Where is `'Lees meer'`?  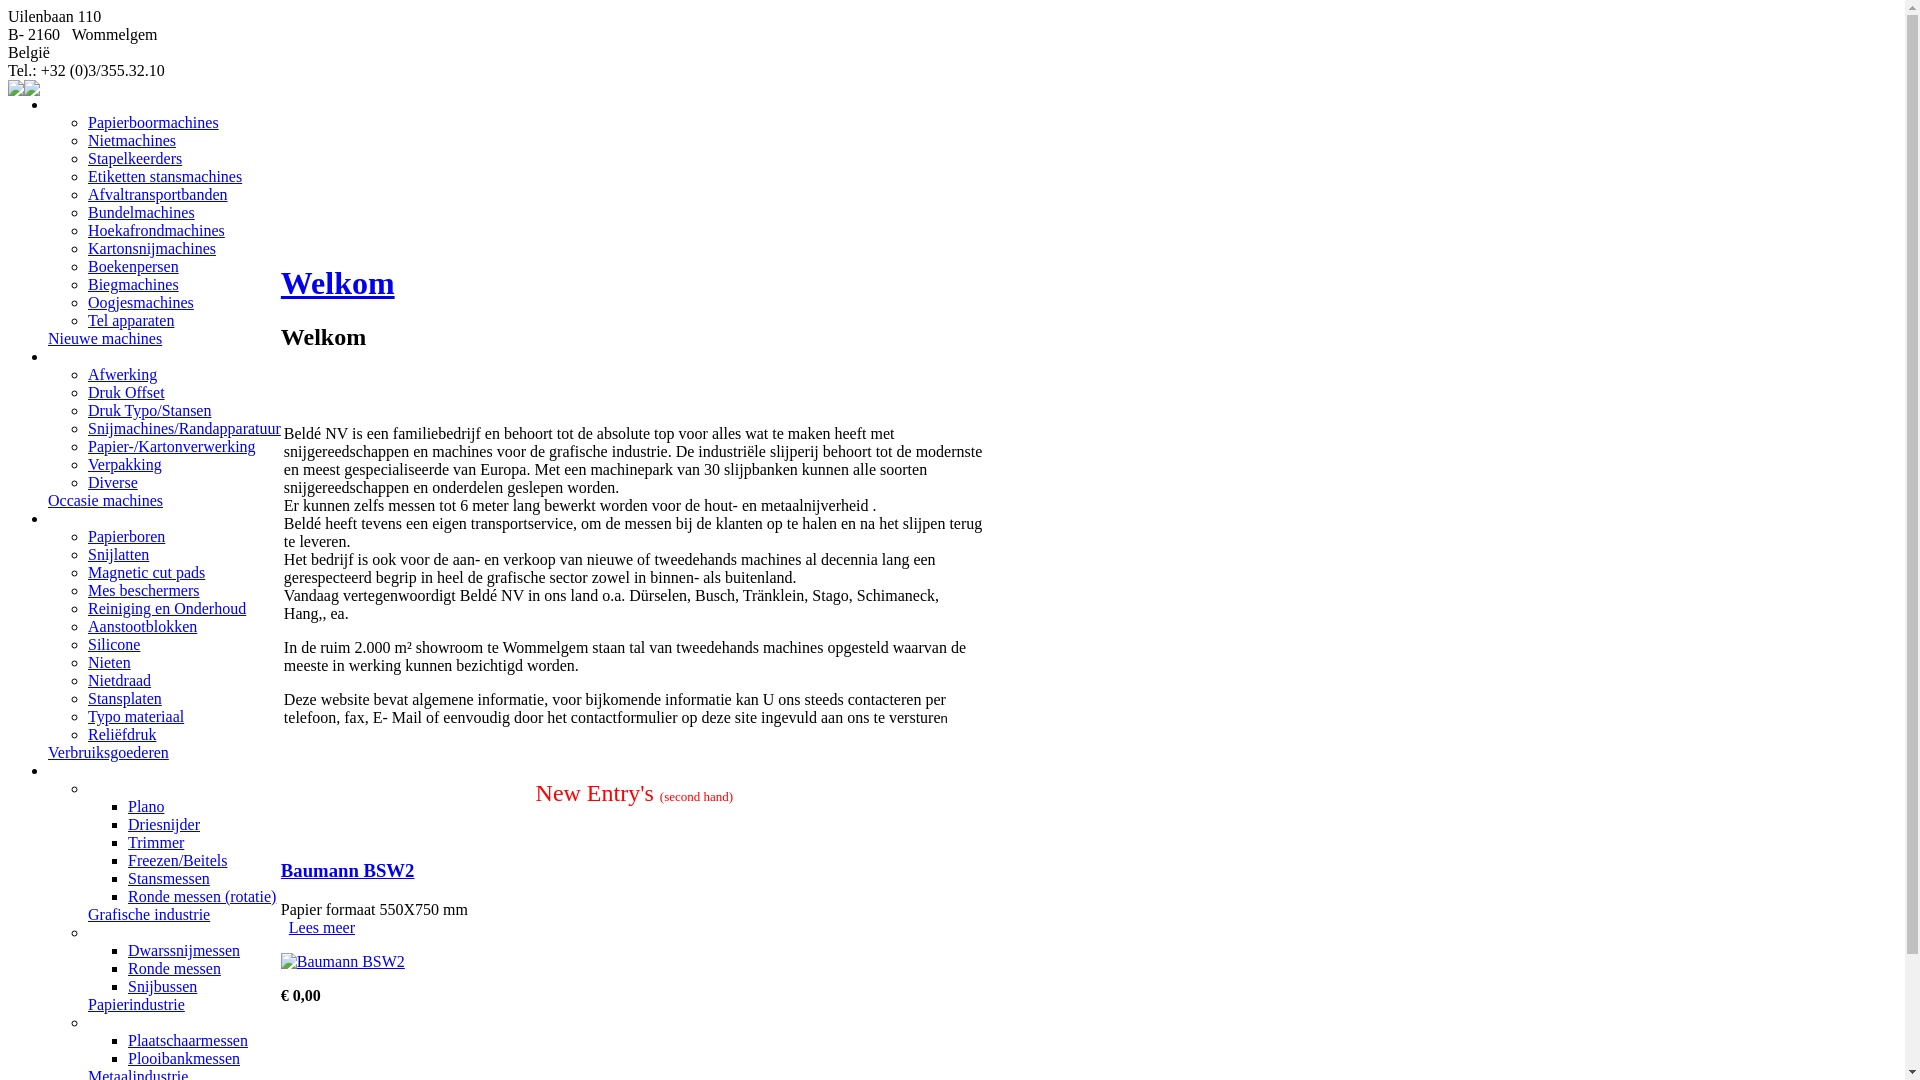
'Lees meer' is located at coordinates (321, 927).